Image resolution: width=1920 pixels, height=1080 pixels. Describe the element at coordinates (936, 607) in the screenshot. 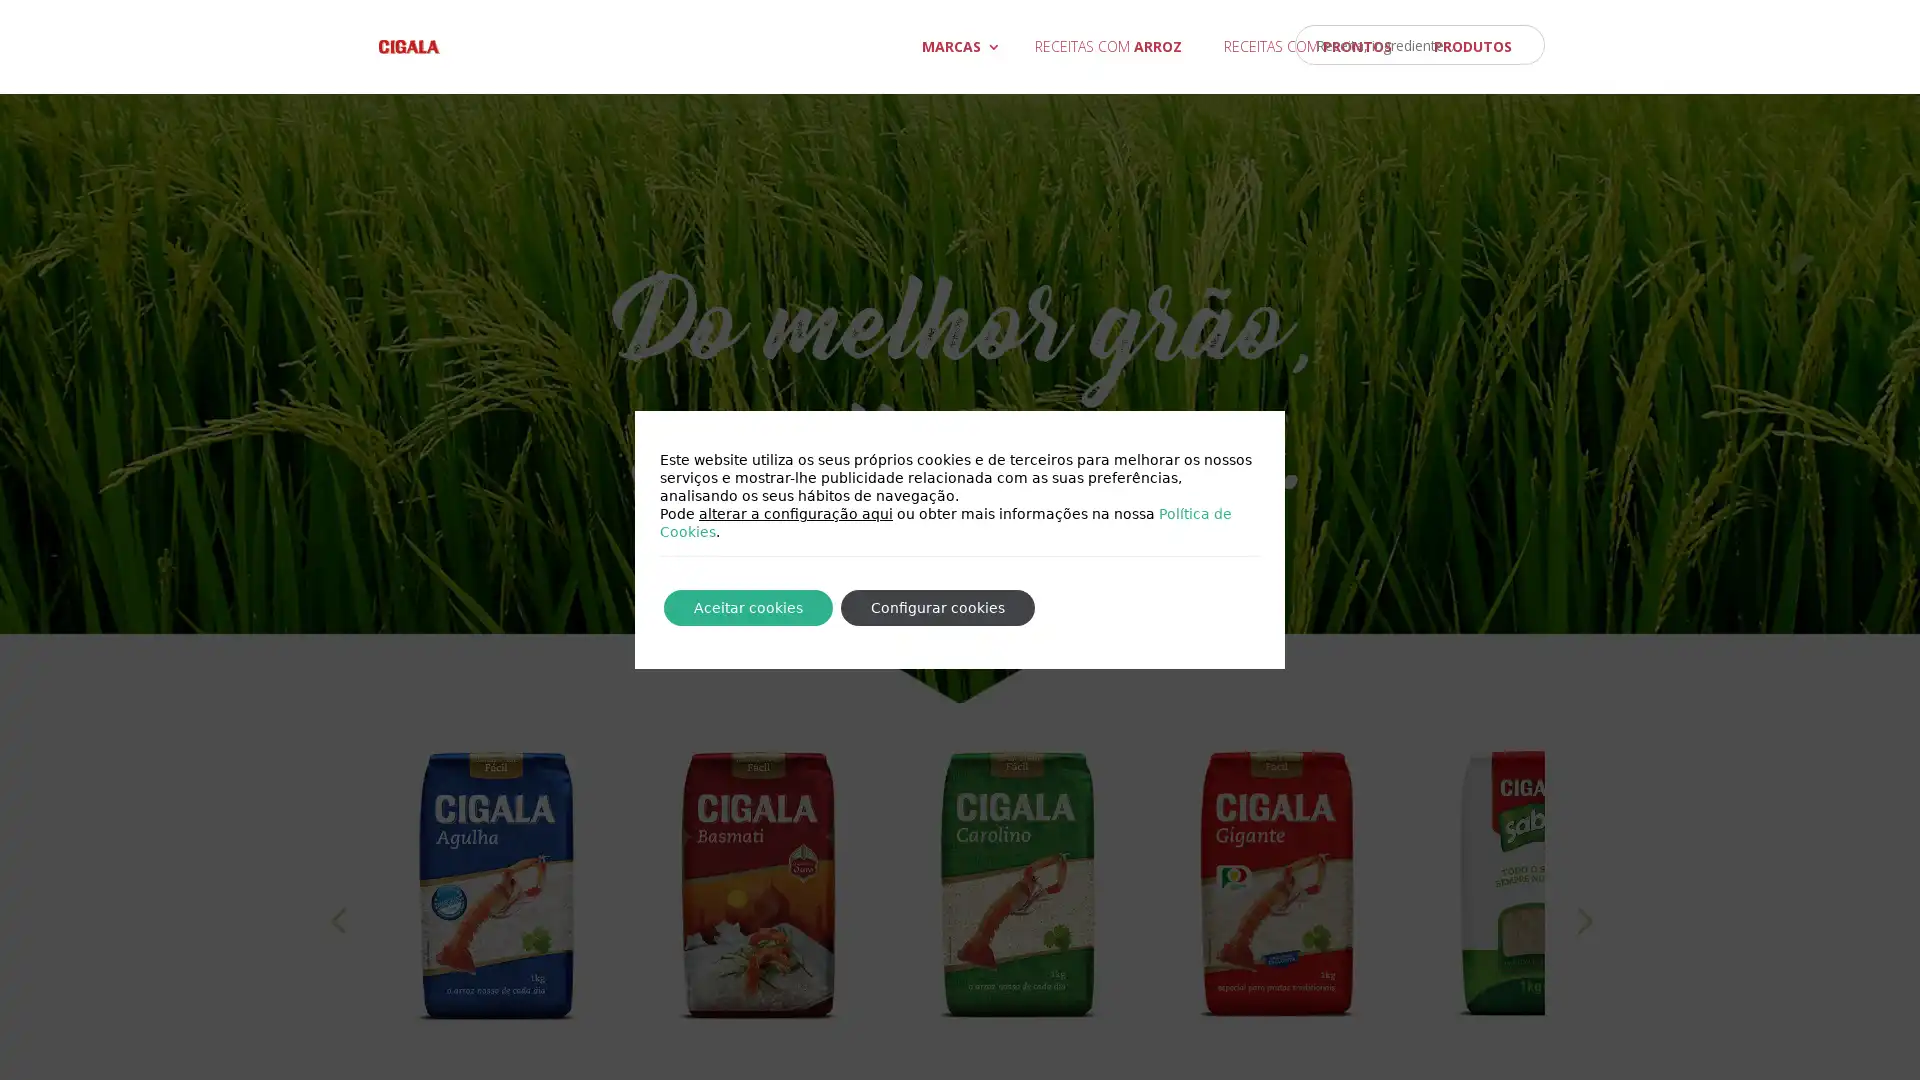

I see `Configurar cookies` at that location.